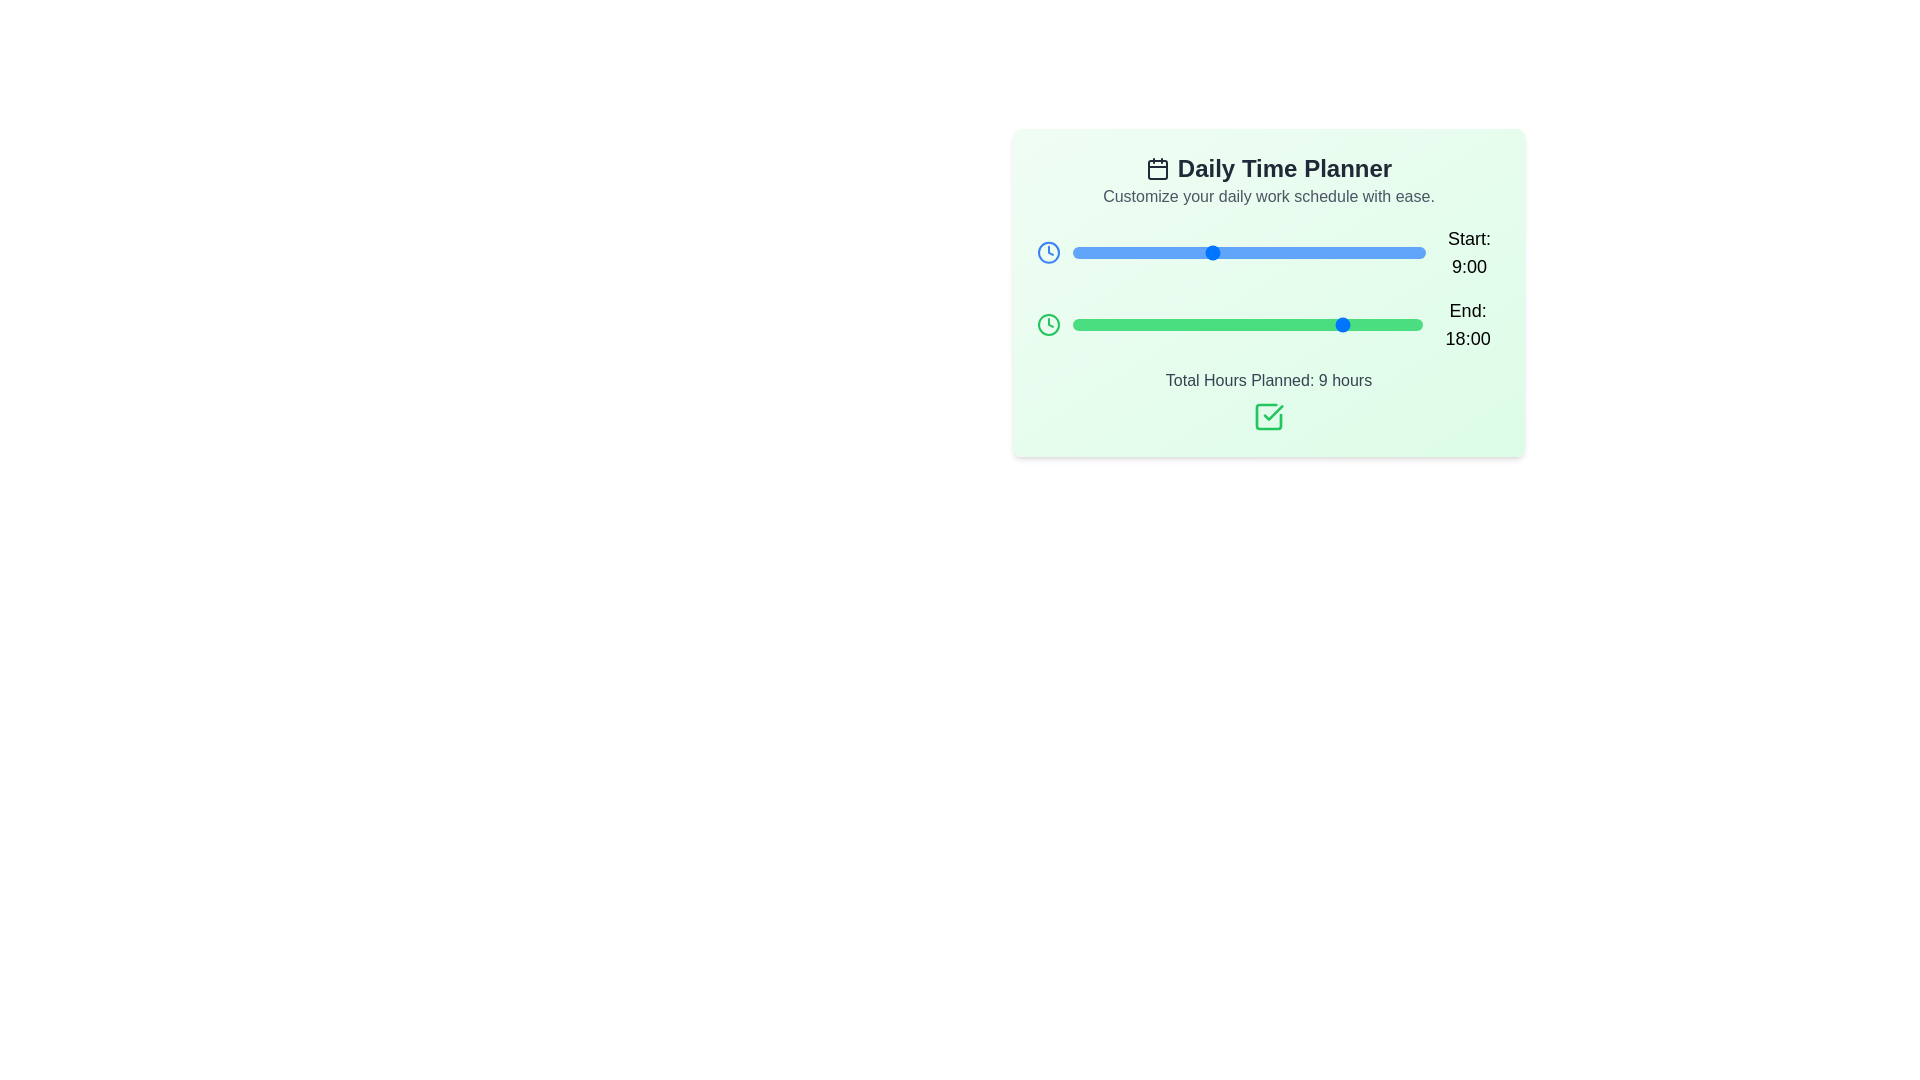  Describe the element at coordinates (1378, 252) in the screenshot. I see `the 'Start' slider to set the start time to 20` at that location.